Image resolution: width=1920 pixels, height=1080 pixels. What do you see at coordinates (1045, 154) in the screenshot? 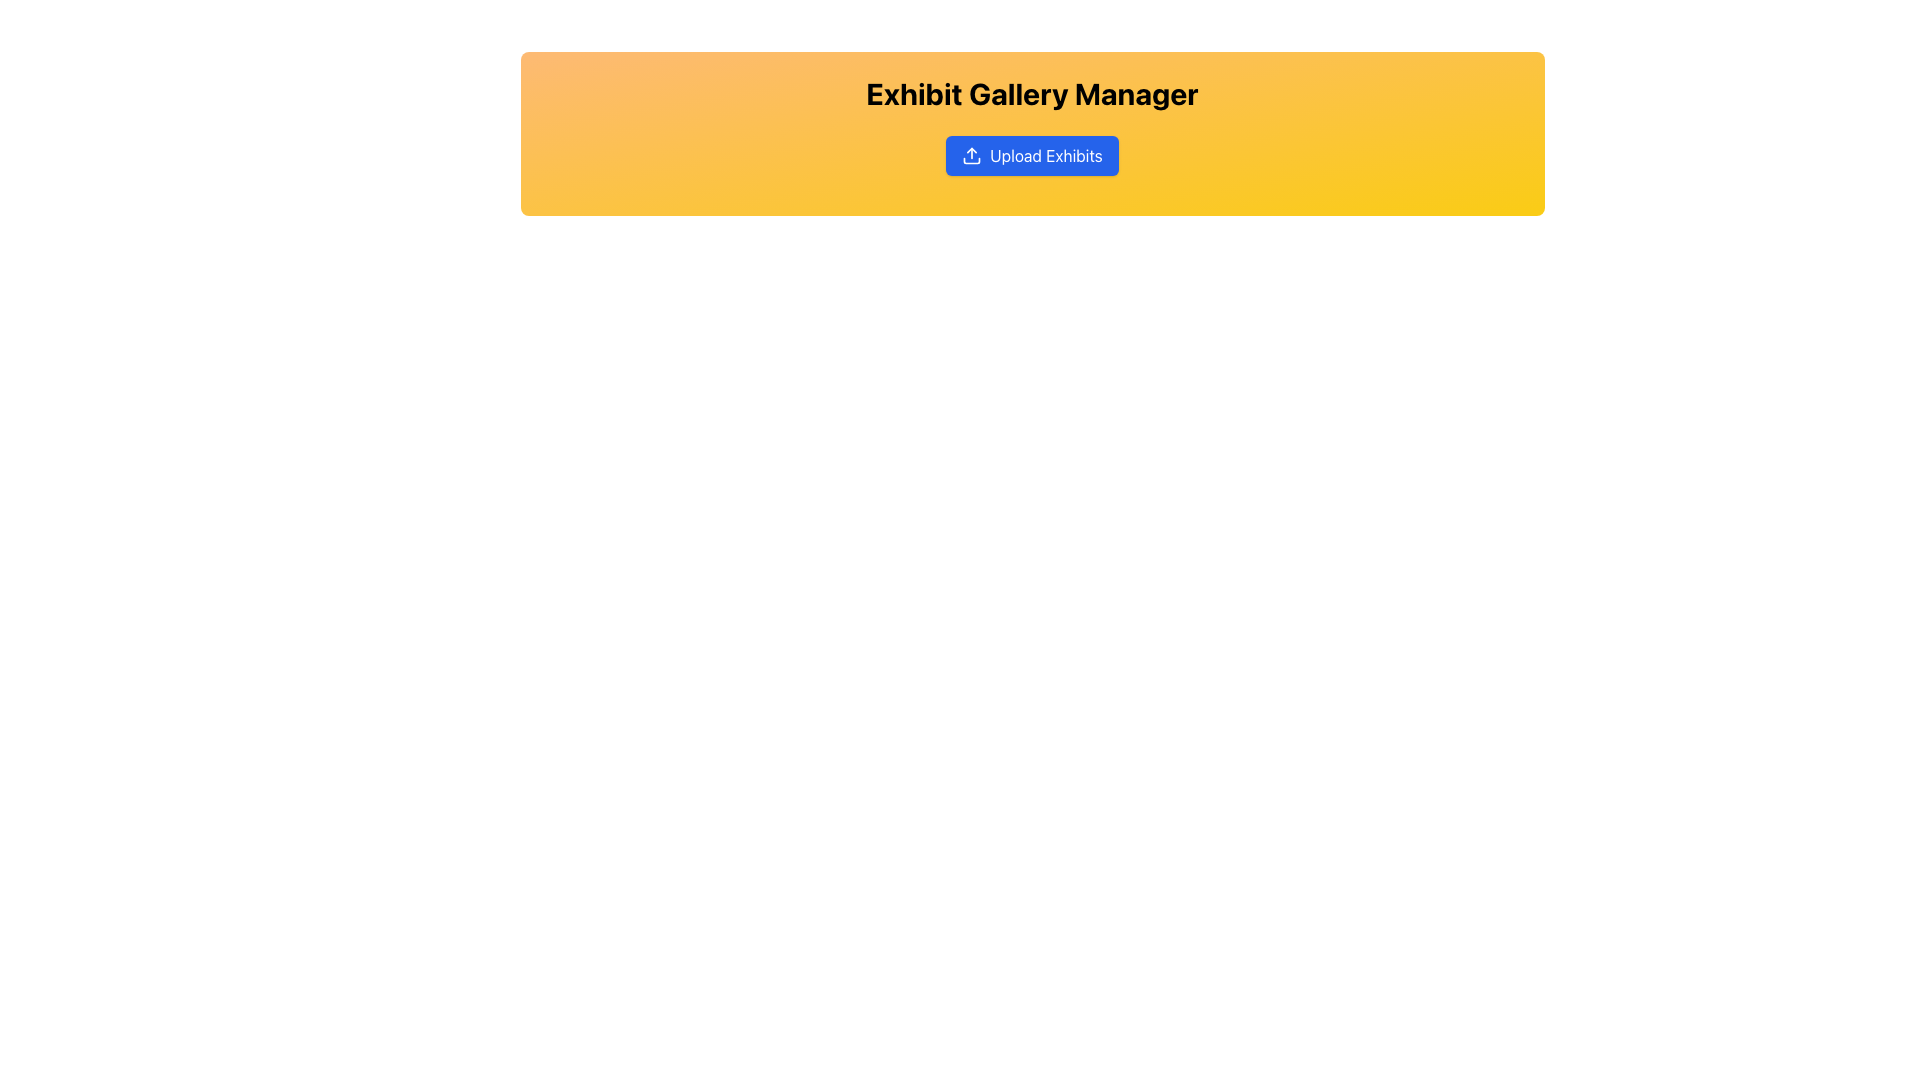
I see `the 'Upload Exhibits' text element within the blue button` at bounding box center [1045, 154].